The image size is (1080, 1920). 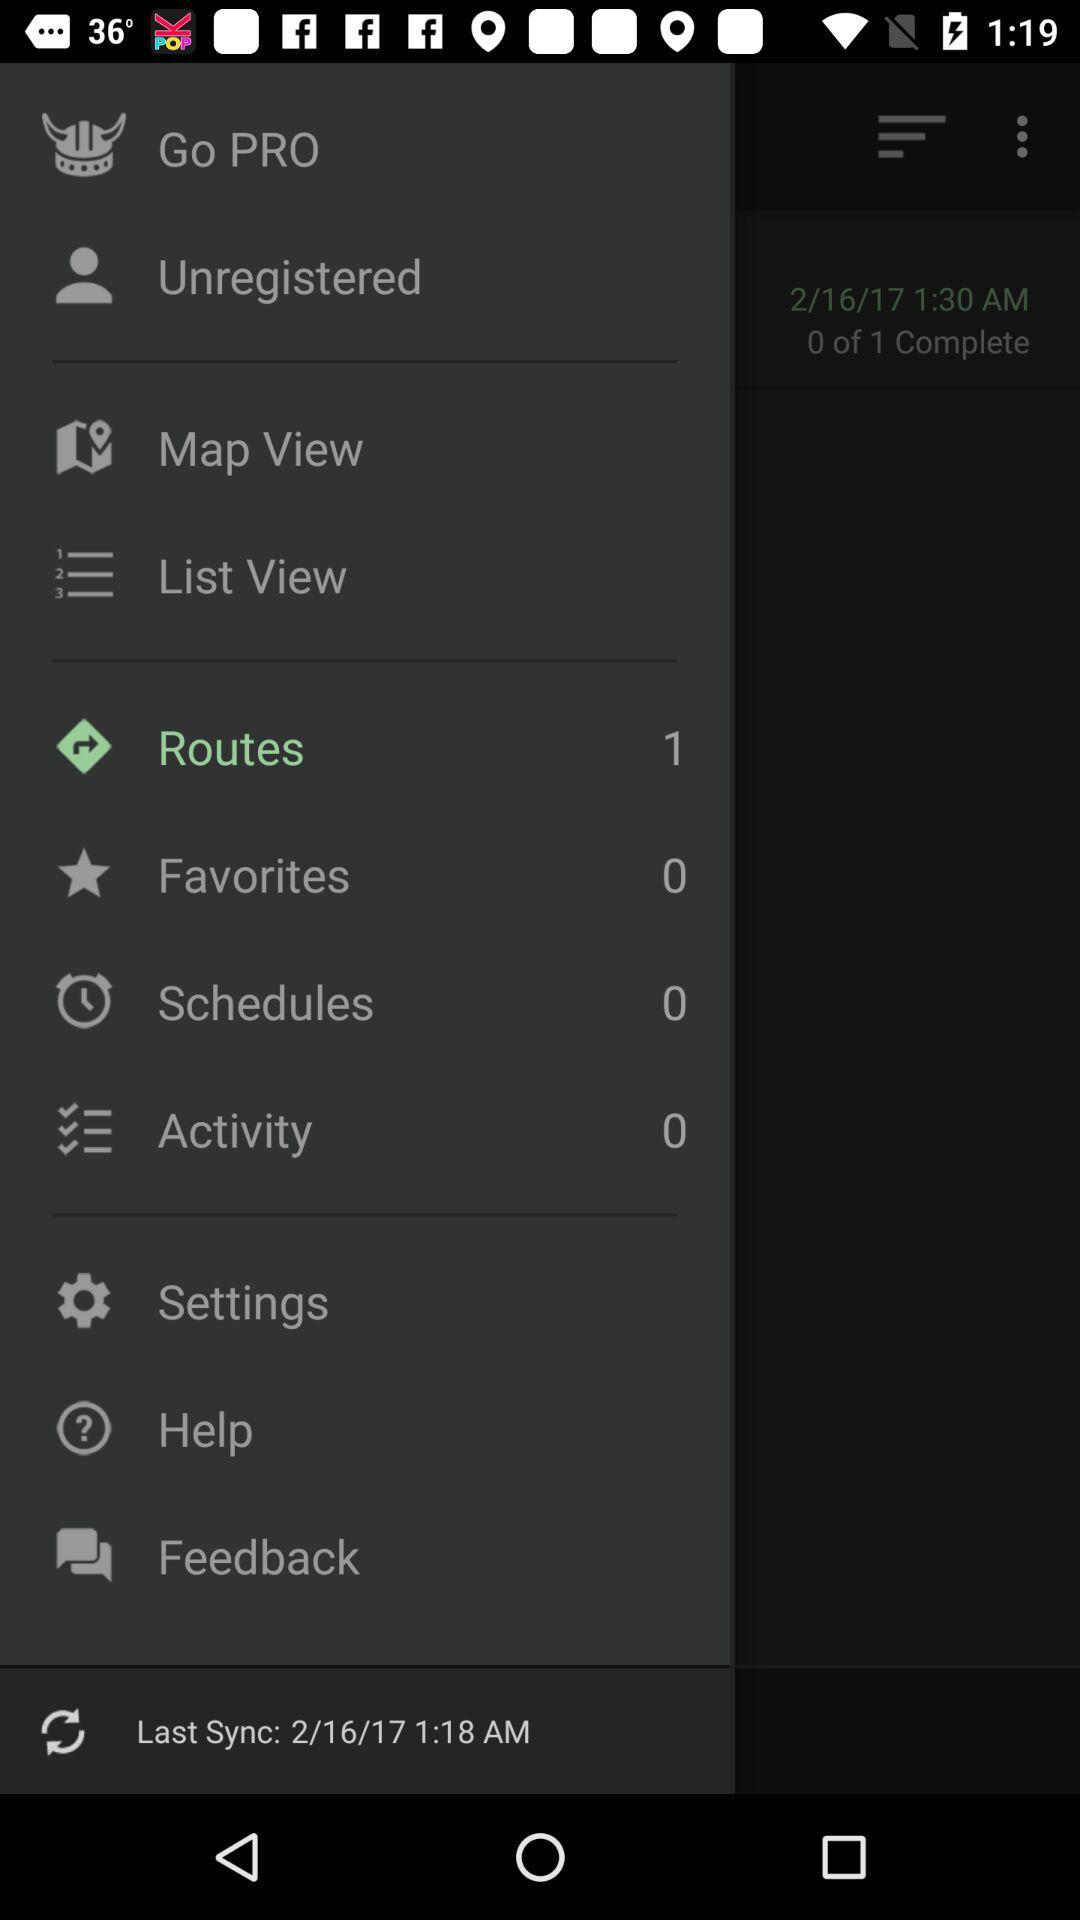 I want to click on the icon to the left of go pro icon, so click(x=72, y=135).